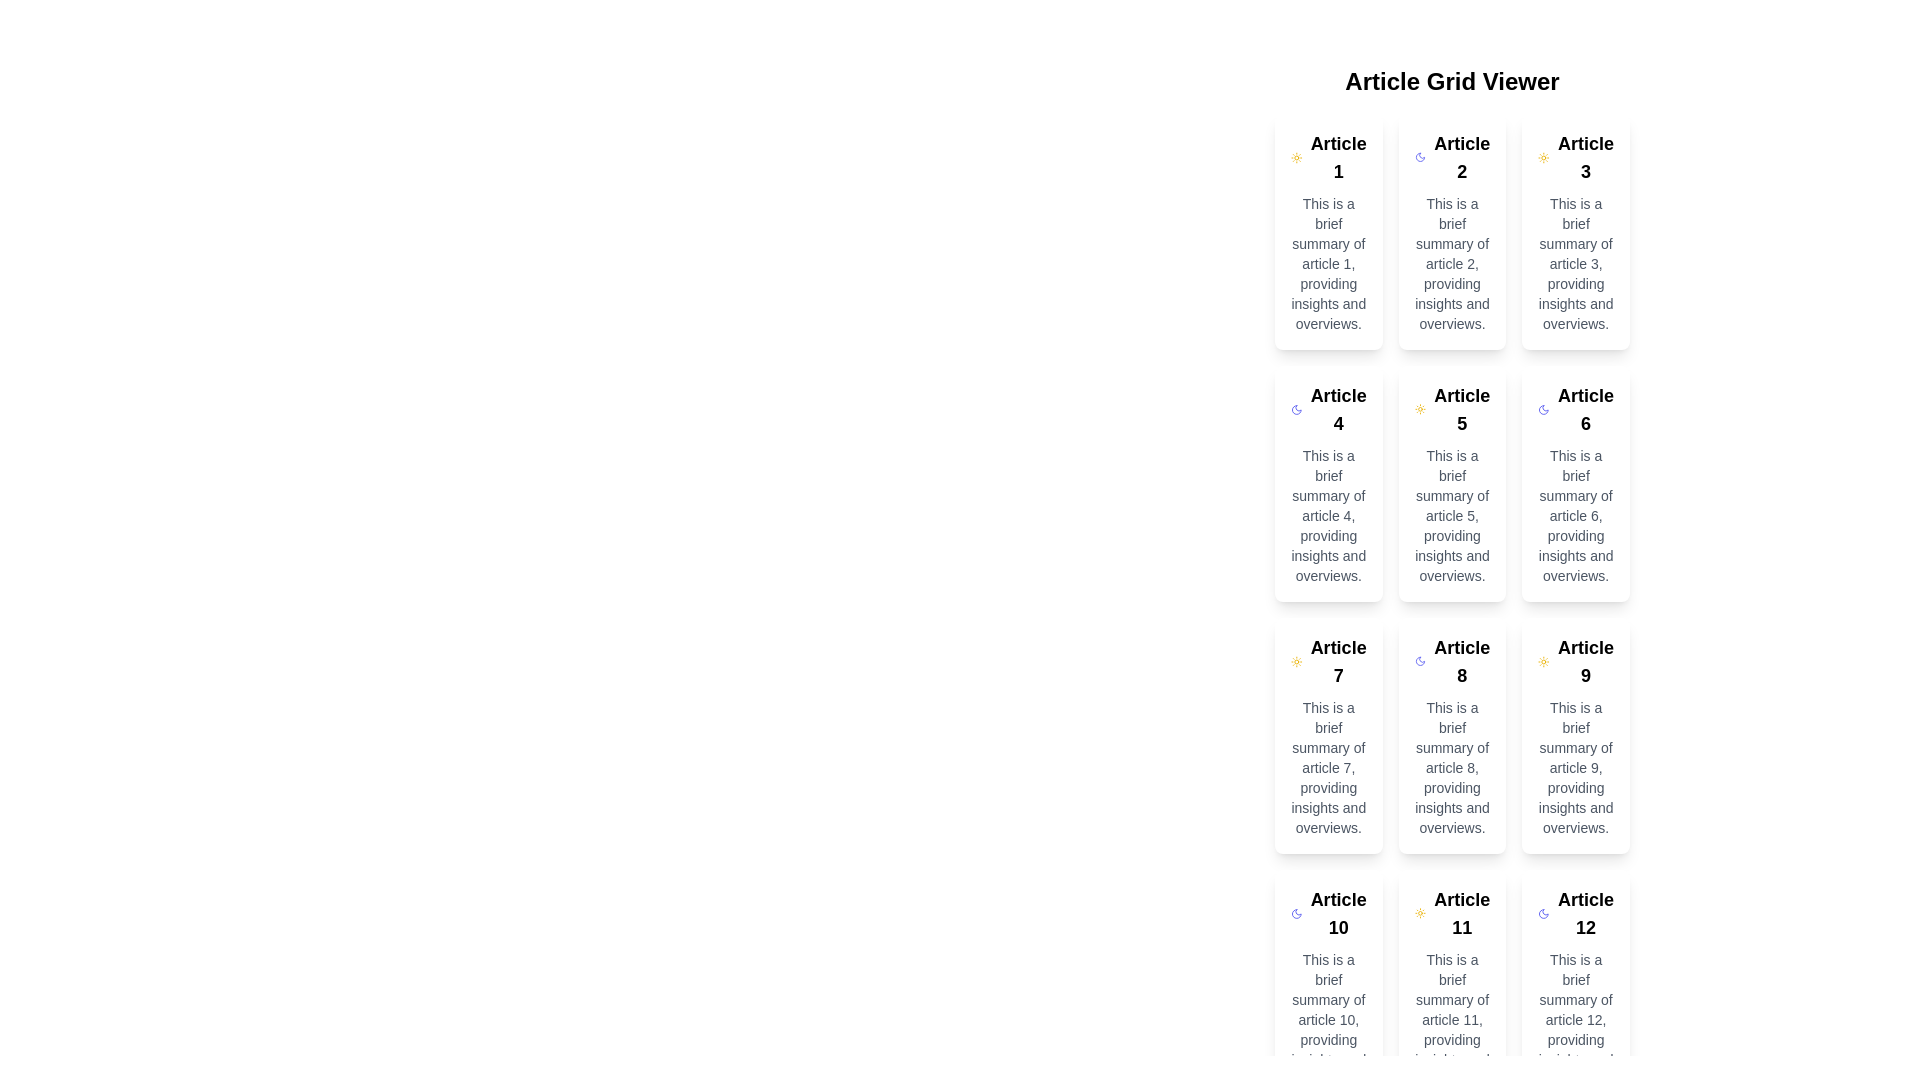 This screenshot has width=1920, height=1080. What do you see at coordinates (1328, 408) in the screenshot?
I see `displayed text 'Article 4' from the Header or Title Element, which features a bold font and an indigo-colored moon icon to its left, located in the second row and first column of the card grid` at bounding box center [1328, 408].